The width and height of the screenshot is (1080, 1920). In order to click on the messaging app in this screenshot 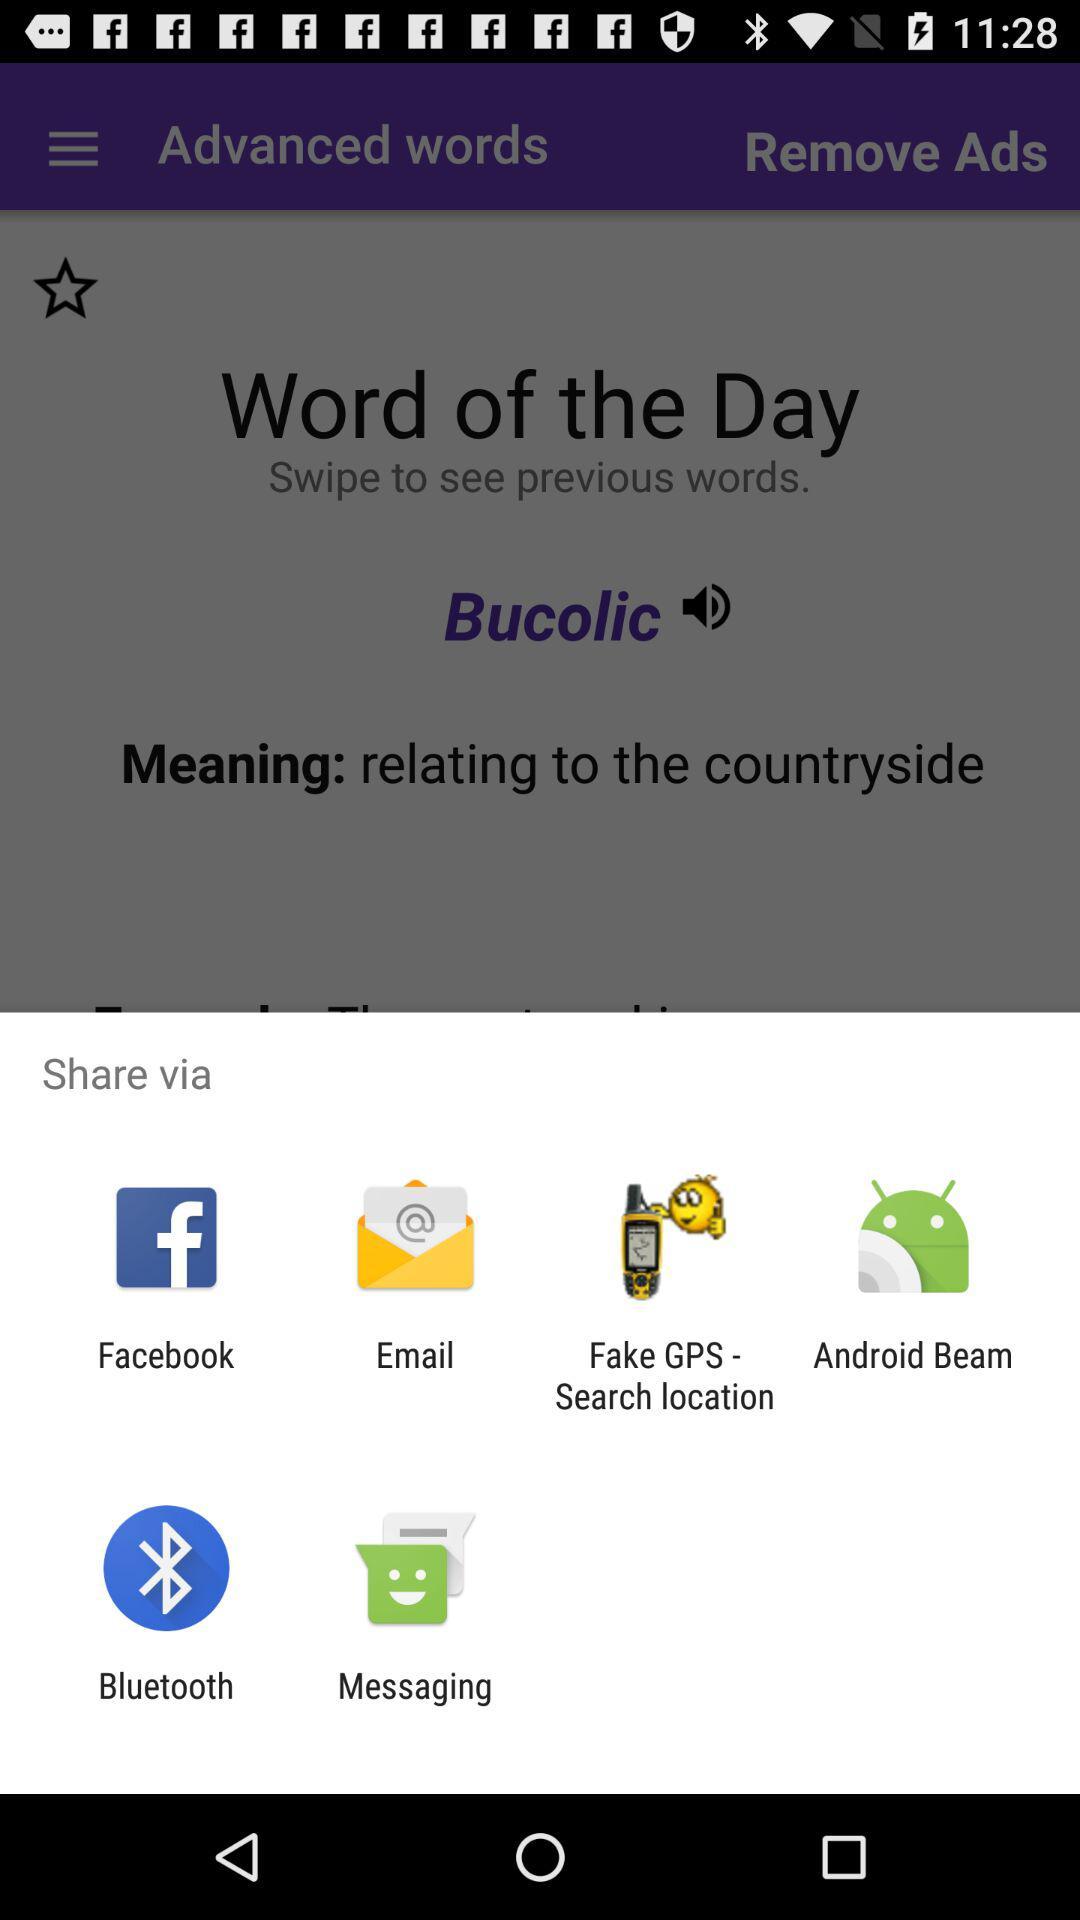, I will do `click(414, 1705)`.